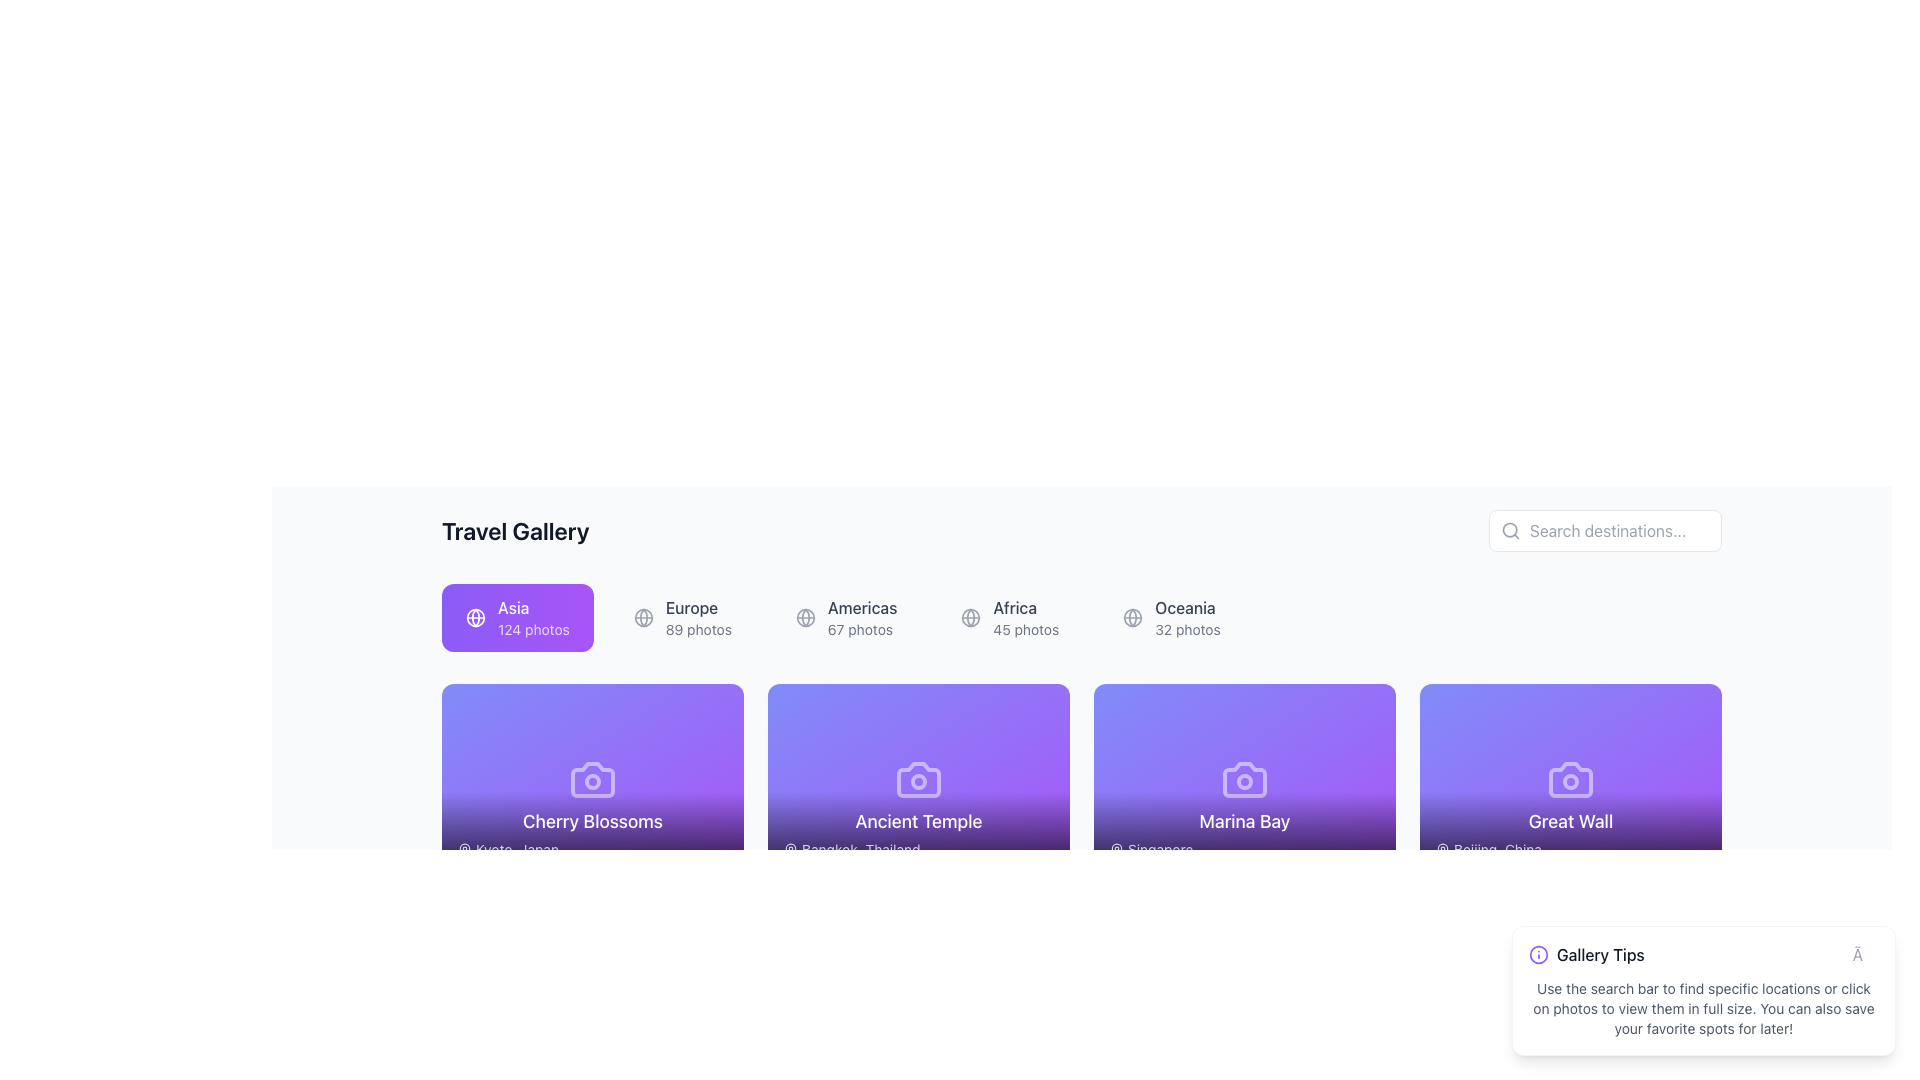 The height and width of the screenshot is (1080, 1920). I want to click on the card labeled 'Ancient Temple' which has a white camera icon and is the second item in the first row of the grid layout, so click(917, 778).